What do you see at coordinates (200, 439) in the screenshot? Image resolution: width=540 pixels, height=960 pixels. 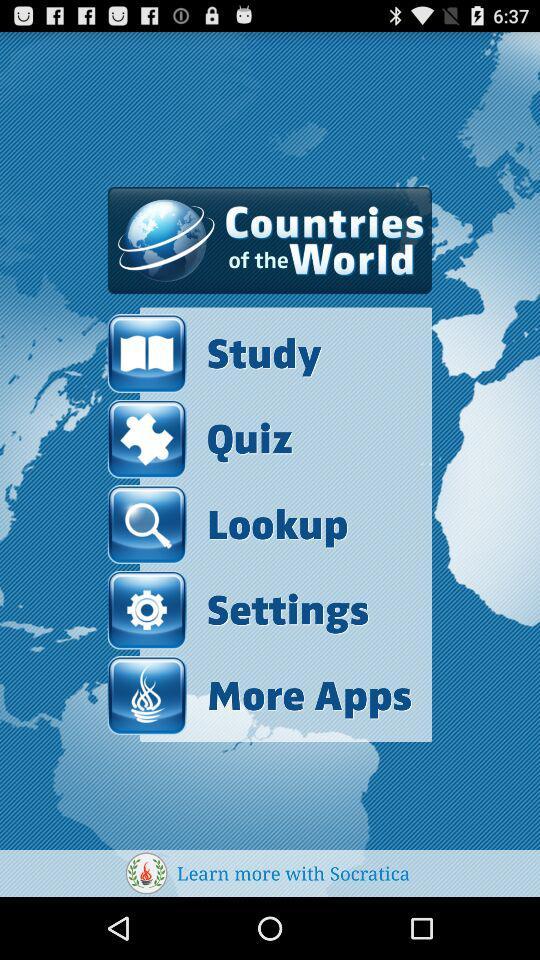 I see `the quiz` at bounding box center [200, 439].